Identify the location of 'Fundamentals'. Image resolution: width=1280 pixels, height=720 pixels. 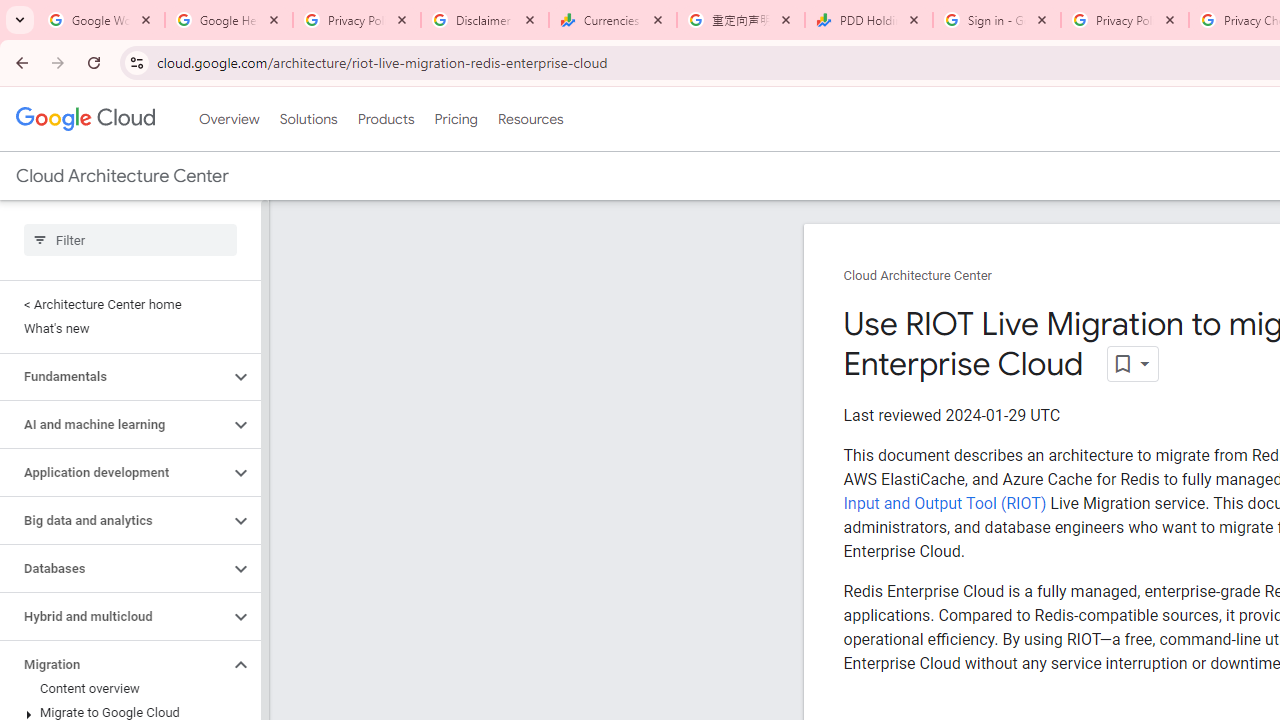
(113, 376).